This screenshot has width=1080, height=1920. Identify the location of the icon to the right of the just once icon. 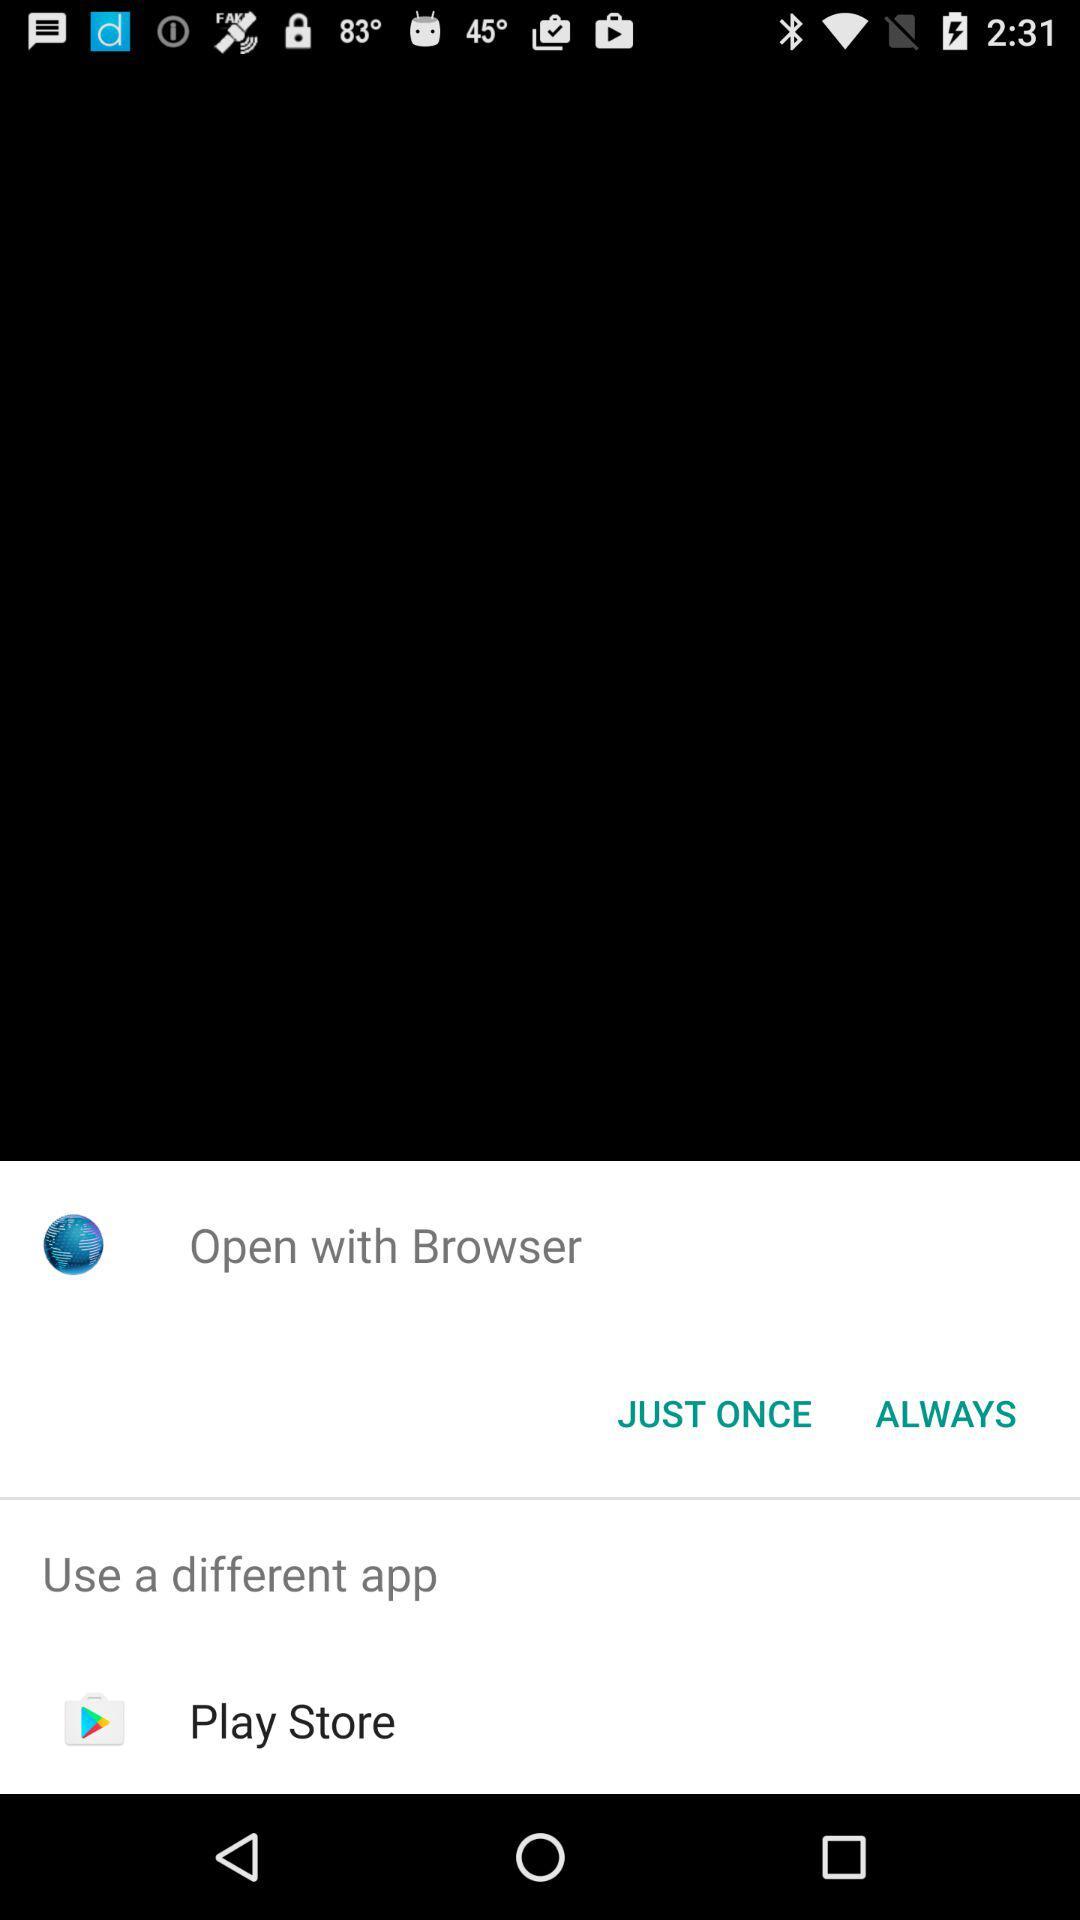
(945, 1411).